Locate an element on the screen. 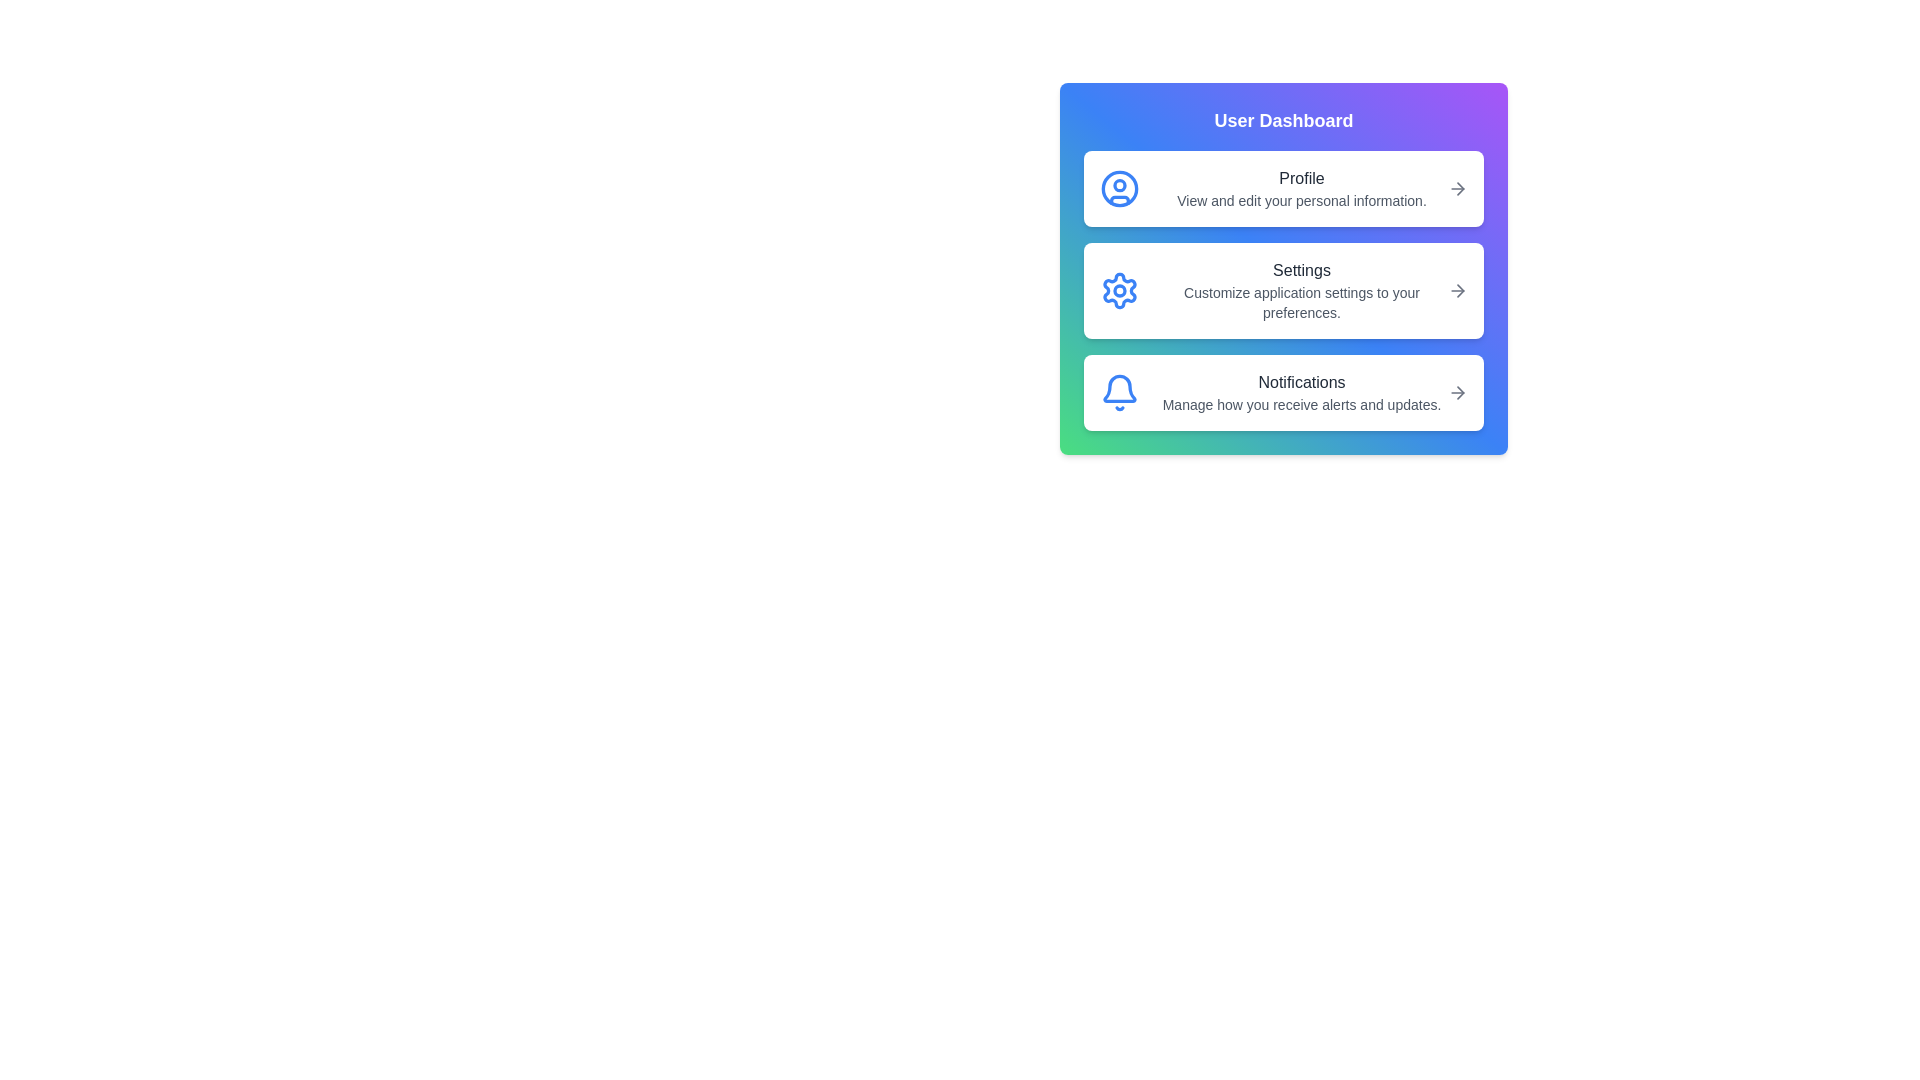  the Settings icon to view its context menu options is located at coordinates (1118, 290).